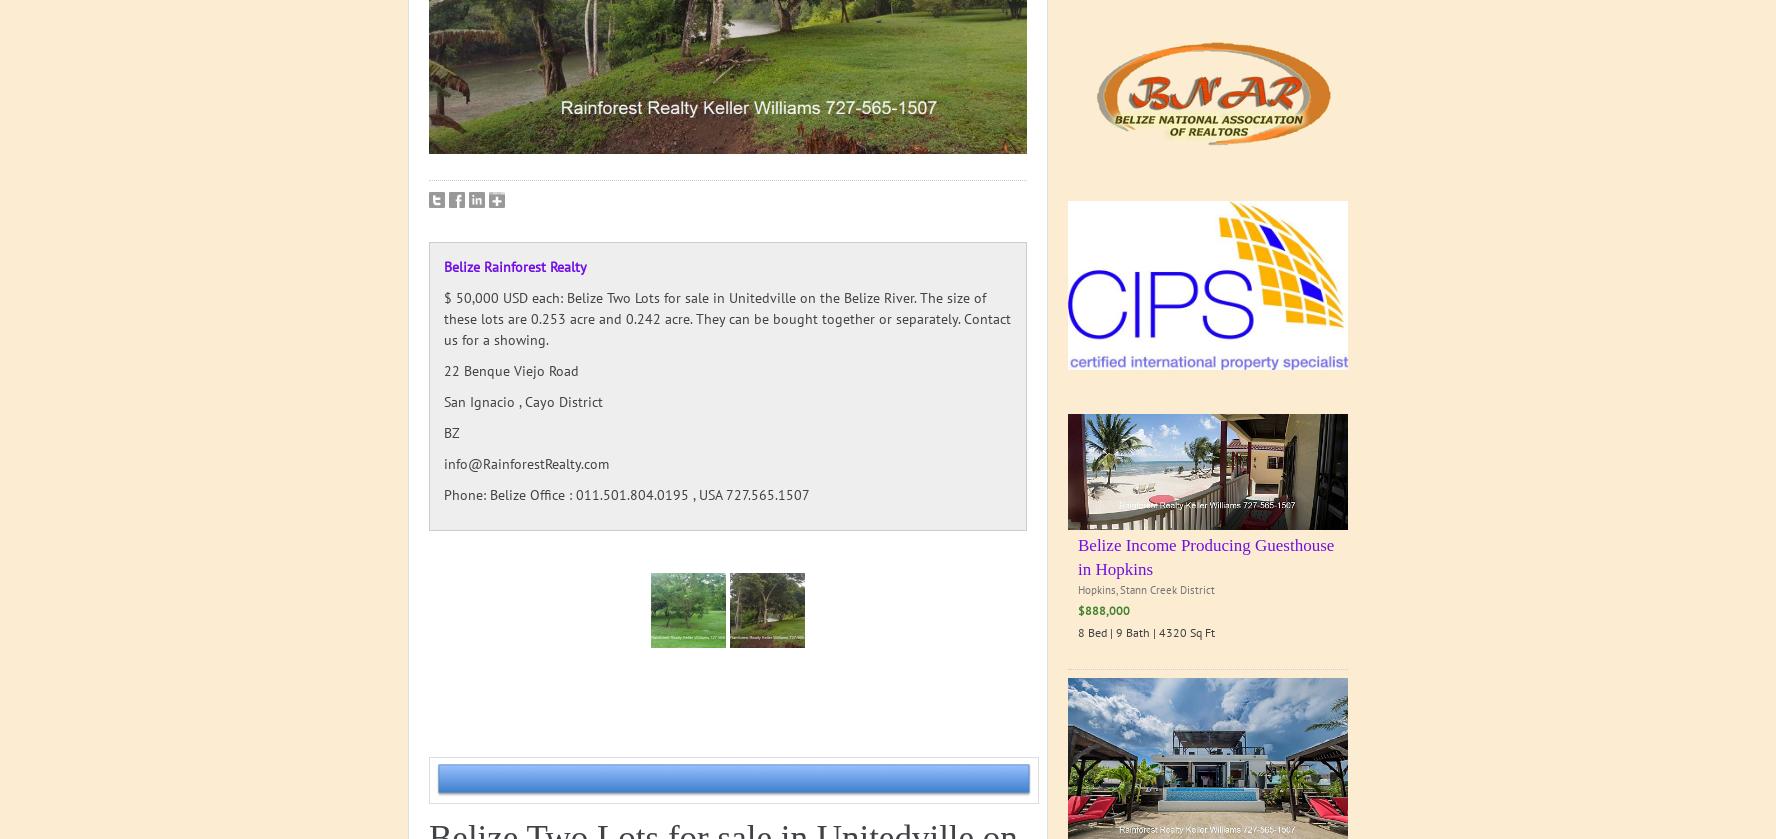  What do you see at coordinates (1146, 630) in the screenshot?
I see `'8 Bed | 9 Bath | 4320 Sq Ft'` at bounding box center [1146, 630].